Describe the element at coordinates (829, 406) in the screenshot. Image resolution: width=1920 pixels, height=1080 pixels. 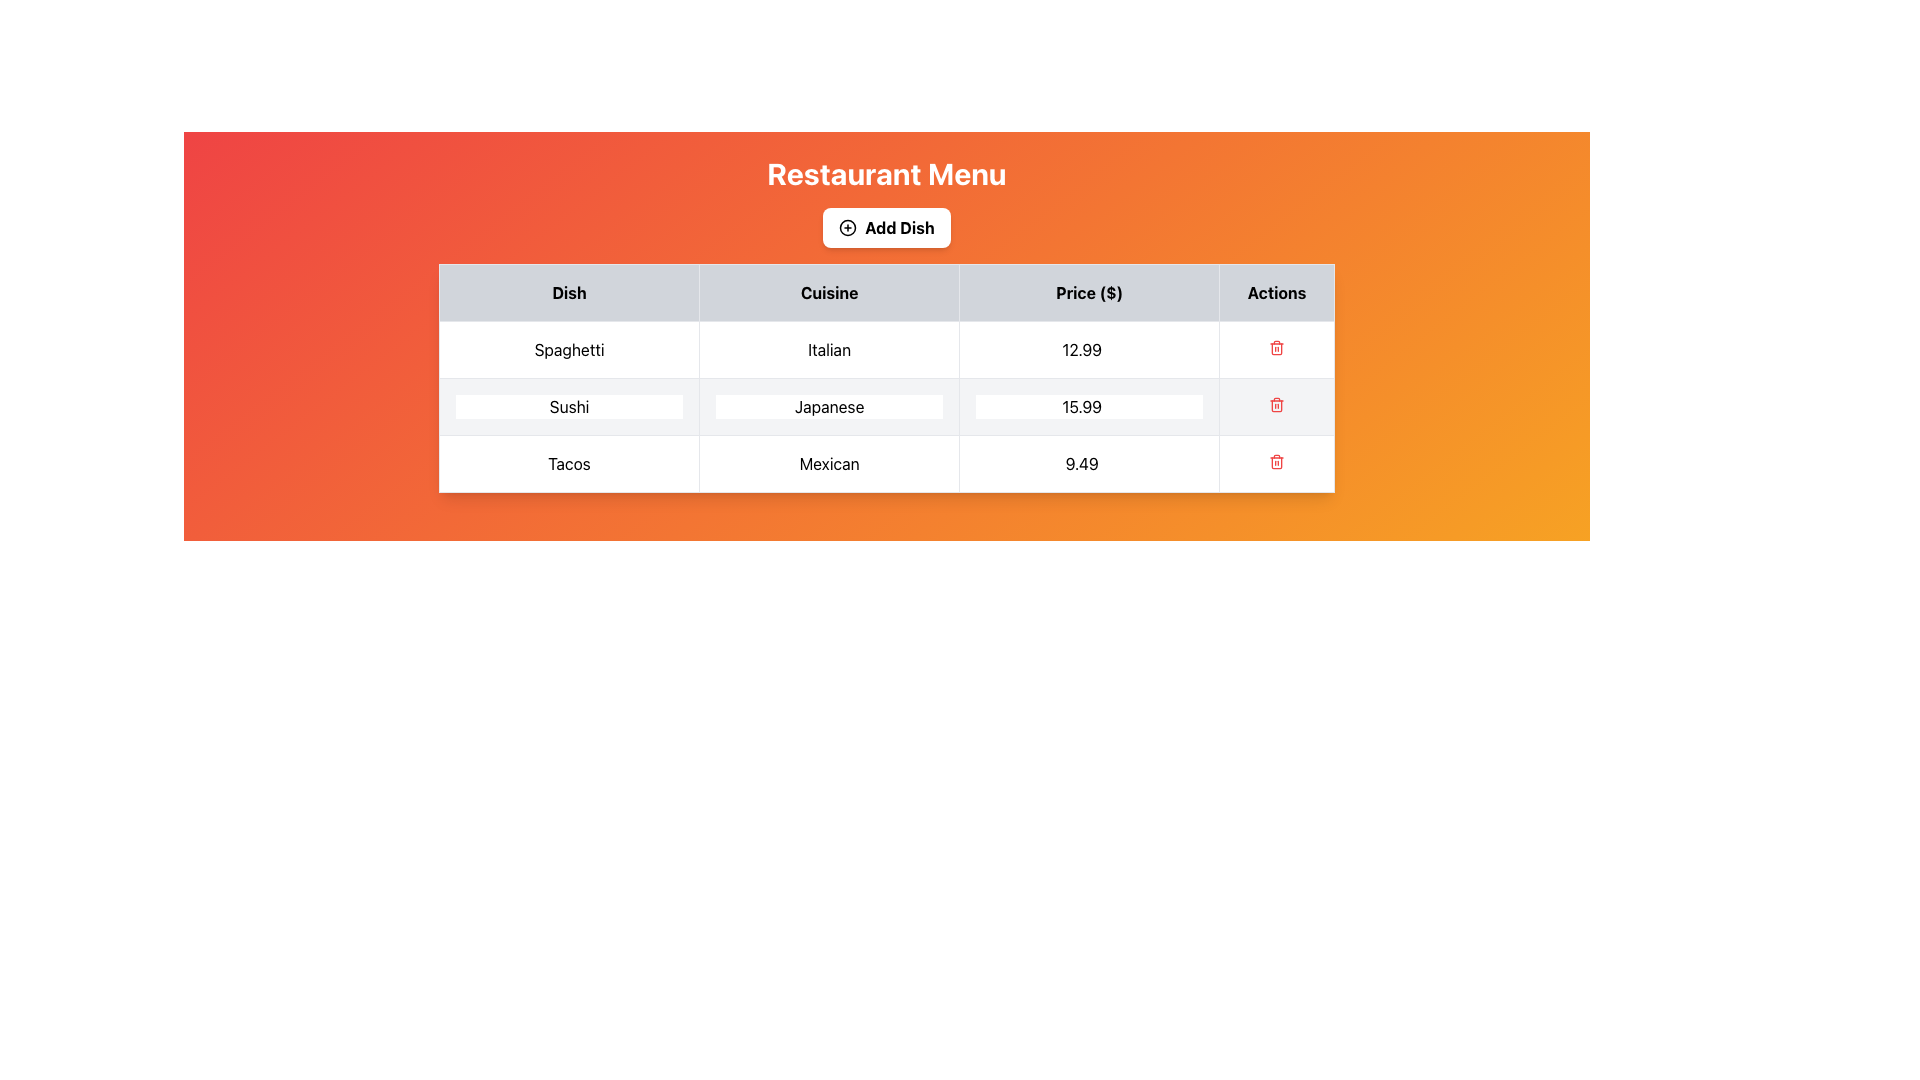
I see `the Text Input Field for the 'Cuisine' of the 'Sushi' dish entry to potentially view tooltips` at that location.